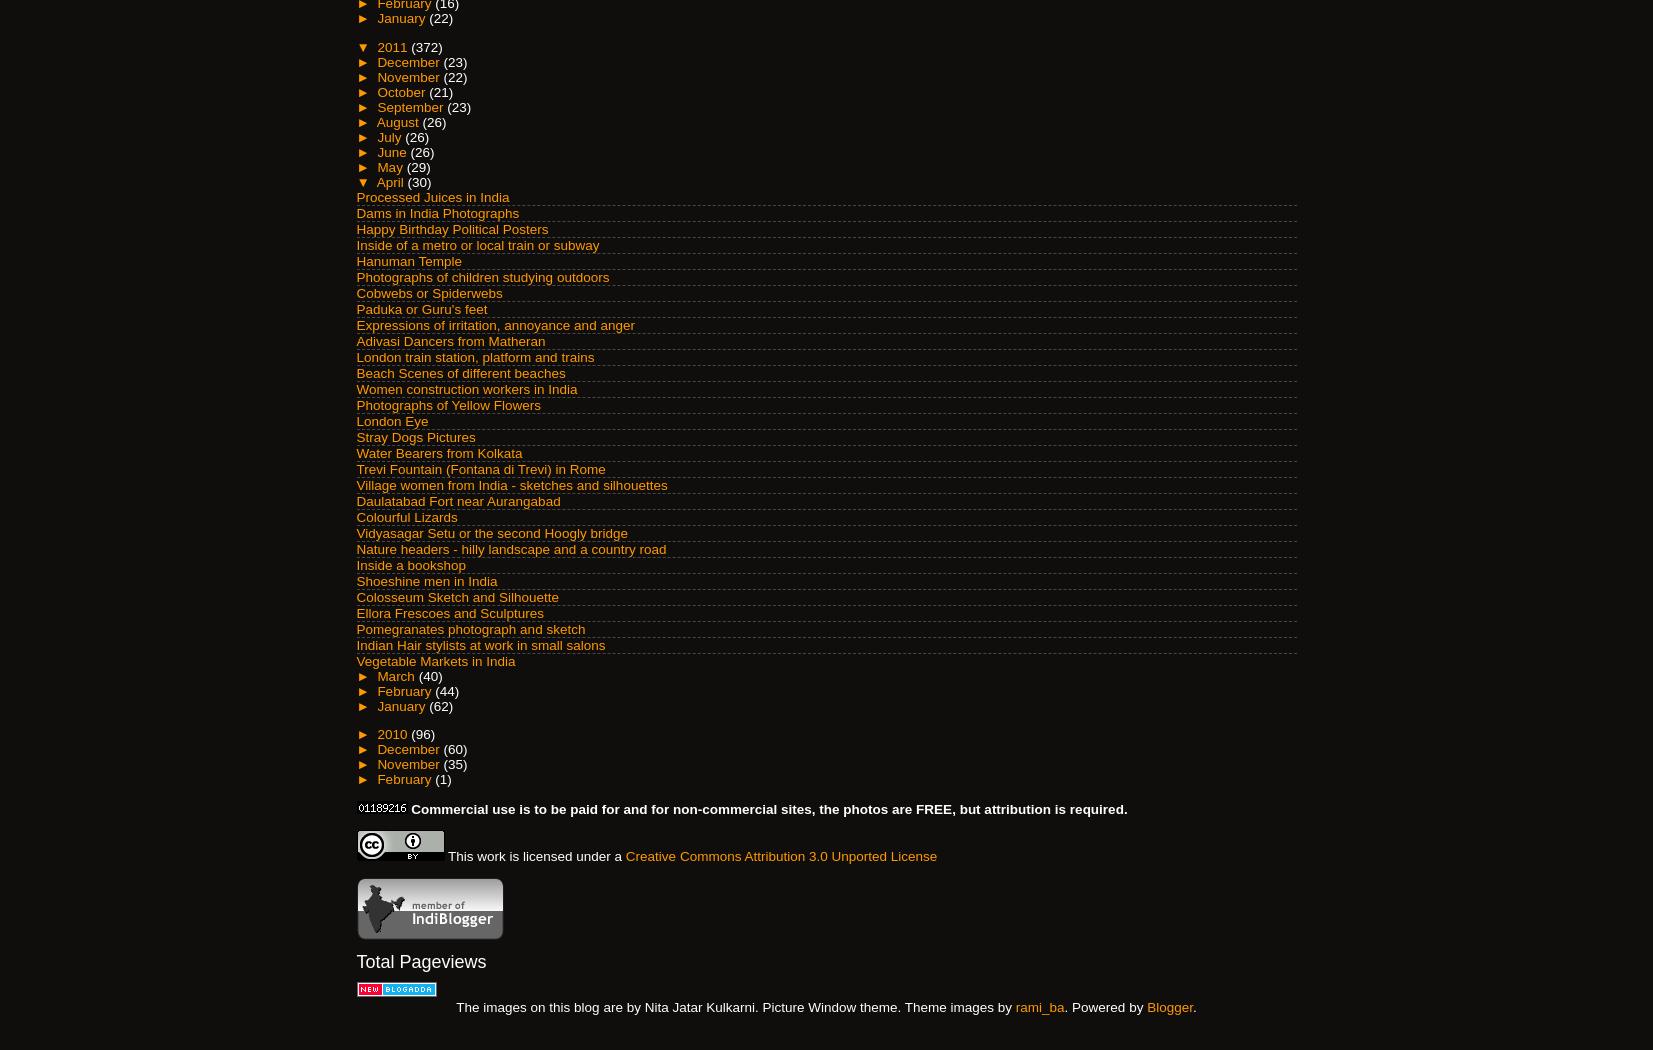  Describe the element at coordinates (389, 135) in the screenshot. I see `'July'` at that location.